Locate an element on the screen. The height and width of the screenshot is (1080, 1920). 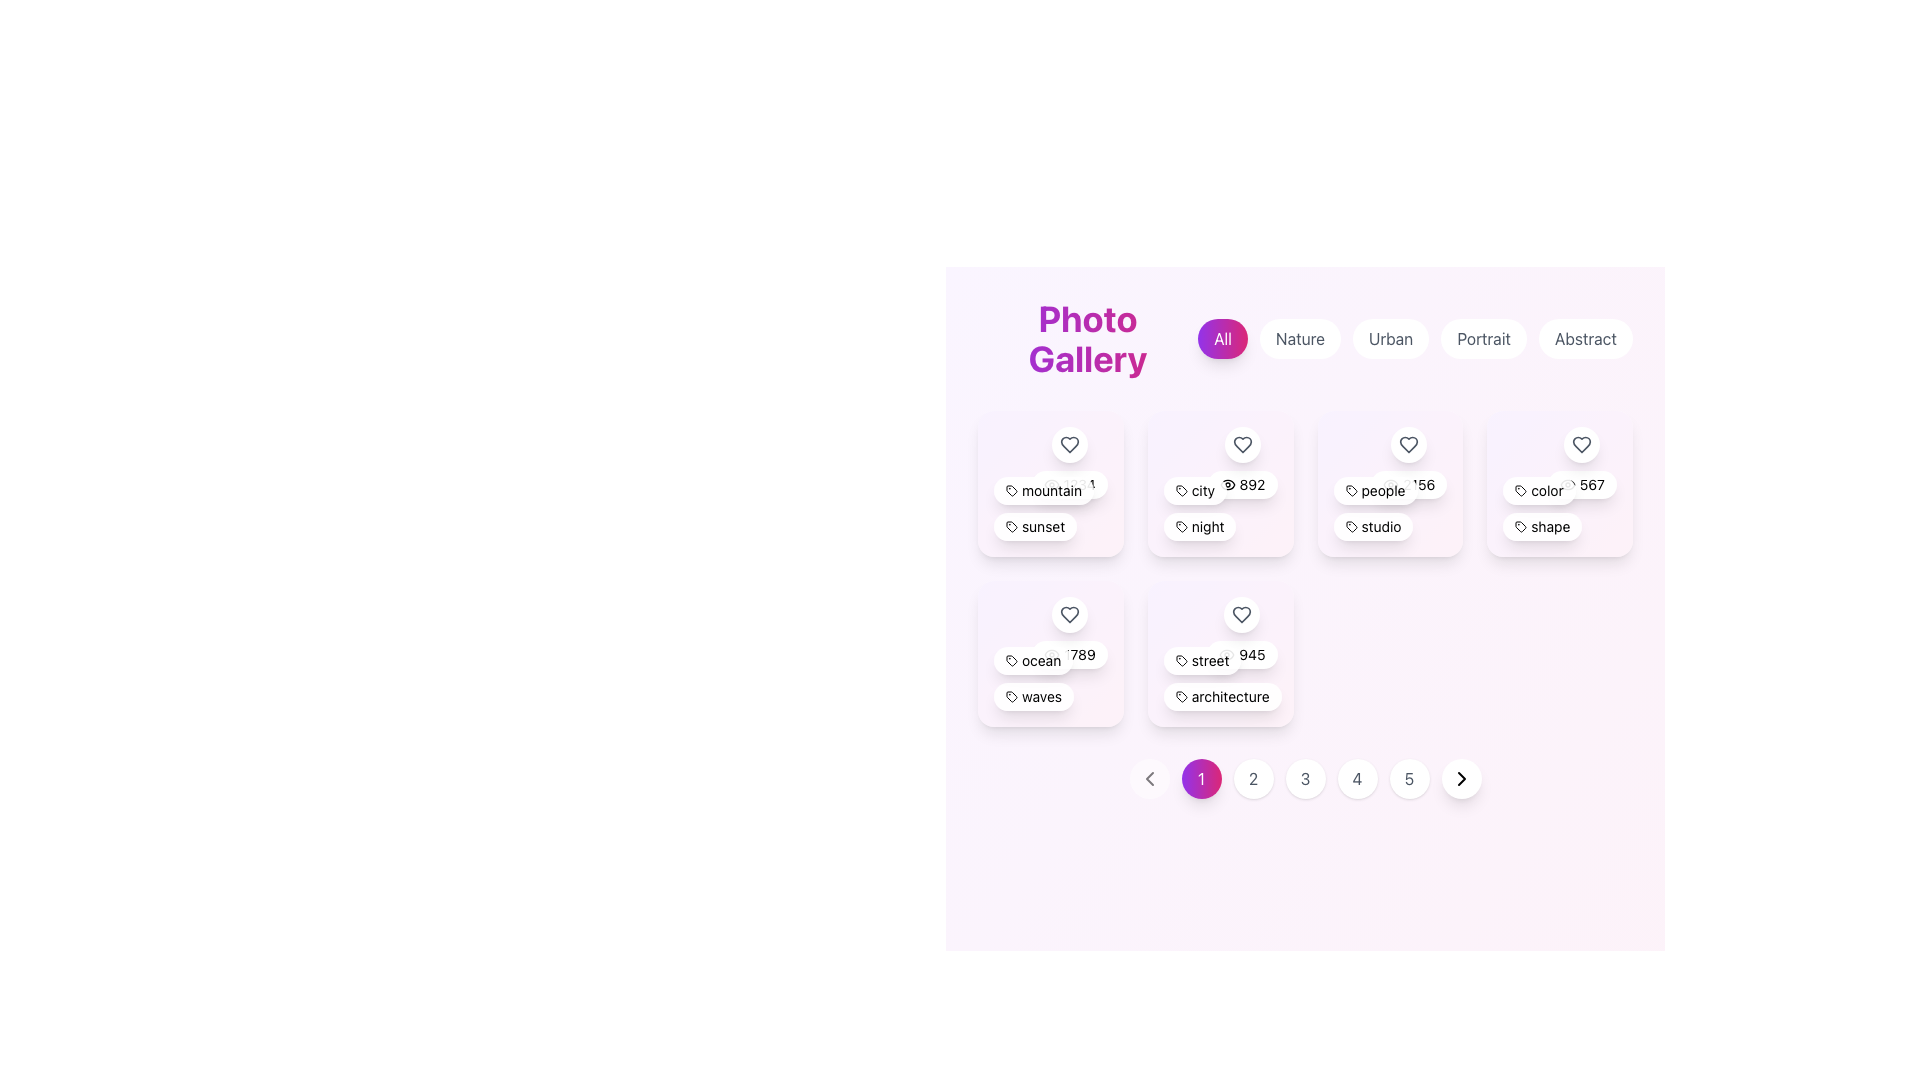
the tag-shaped icon with a hollow structure and rounded edges located in the top-left quadrant of the layout within the first card labeled 'mountain' is located at coordinates (1012, 490).